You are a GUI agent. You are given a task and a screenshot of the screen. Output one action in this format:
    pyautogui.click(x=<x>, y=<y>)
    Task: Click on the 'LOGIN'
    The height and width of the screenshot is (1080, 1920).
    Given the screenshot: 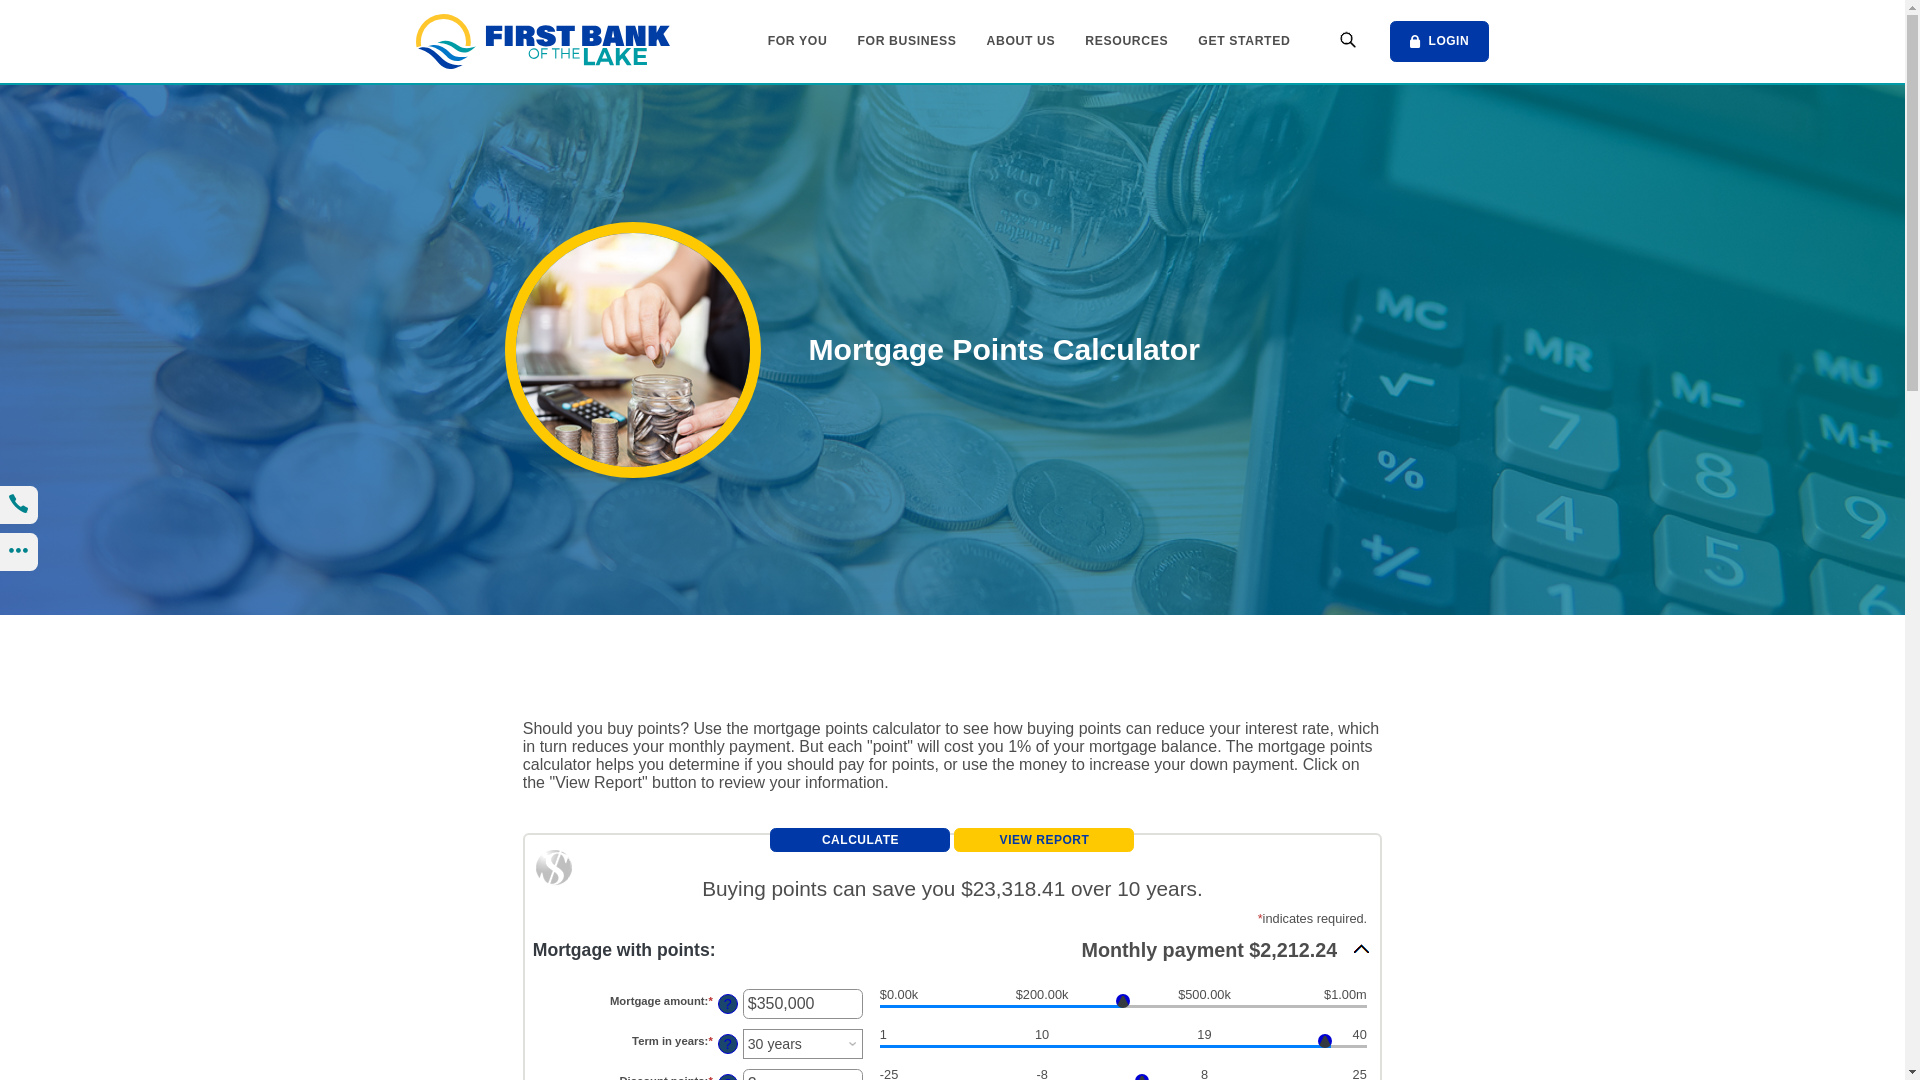 What is the action you would take?
    pyautogui.click(x=1438, y=41)
    